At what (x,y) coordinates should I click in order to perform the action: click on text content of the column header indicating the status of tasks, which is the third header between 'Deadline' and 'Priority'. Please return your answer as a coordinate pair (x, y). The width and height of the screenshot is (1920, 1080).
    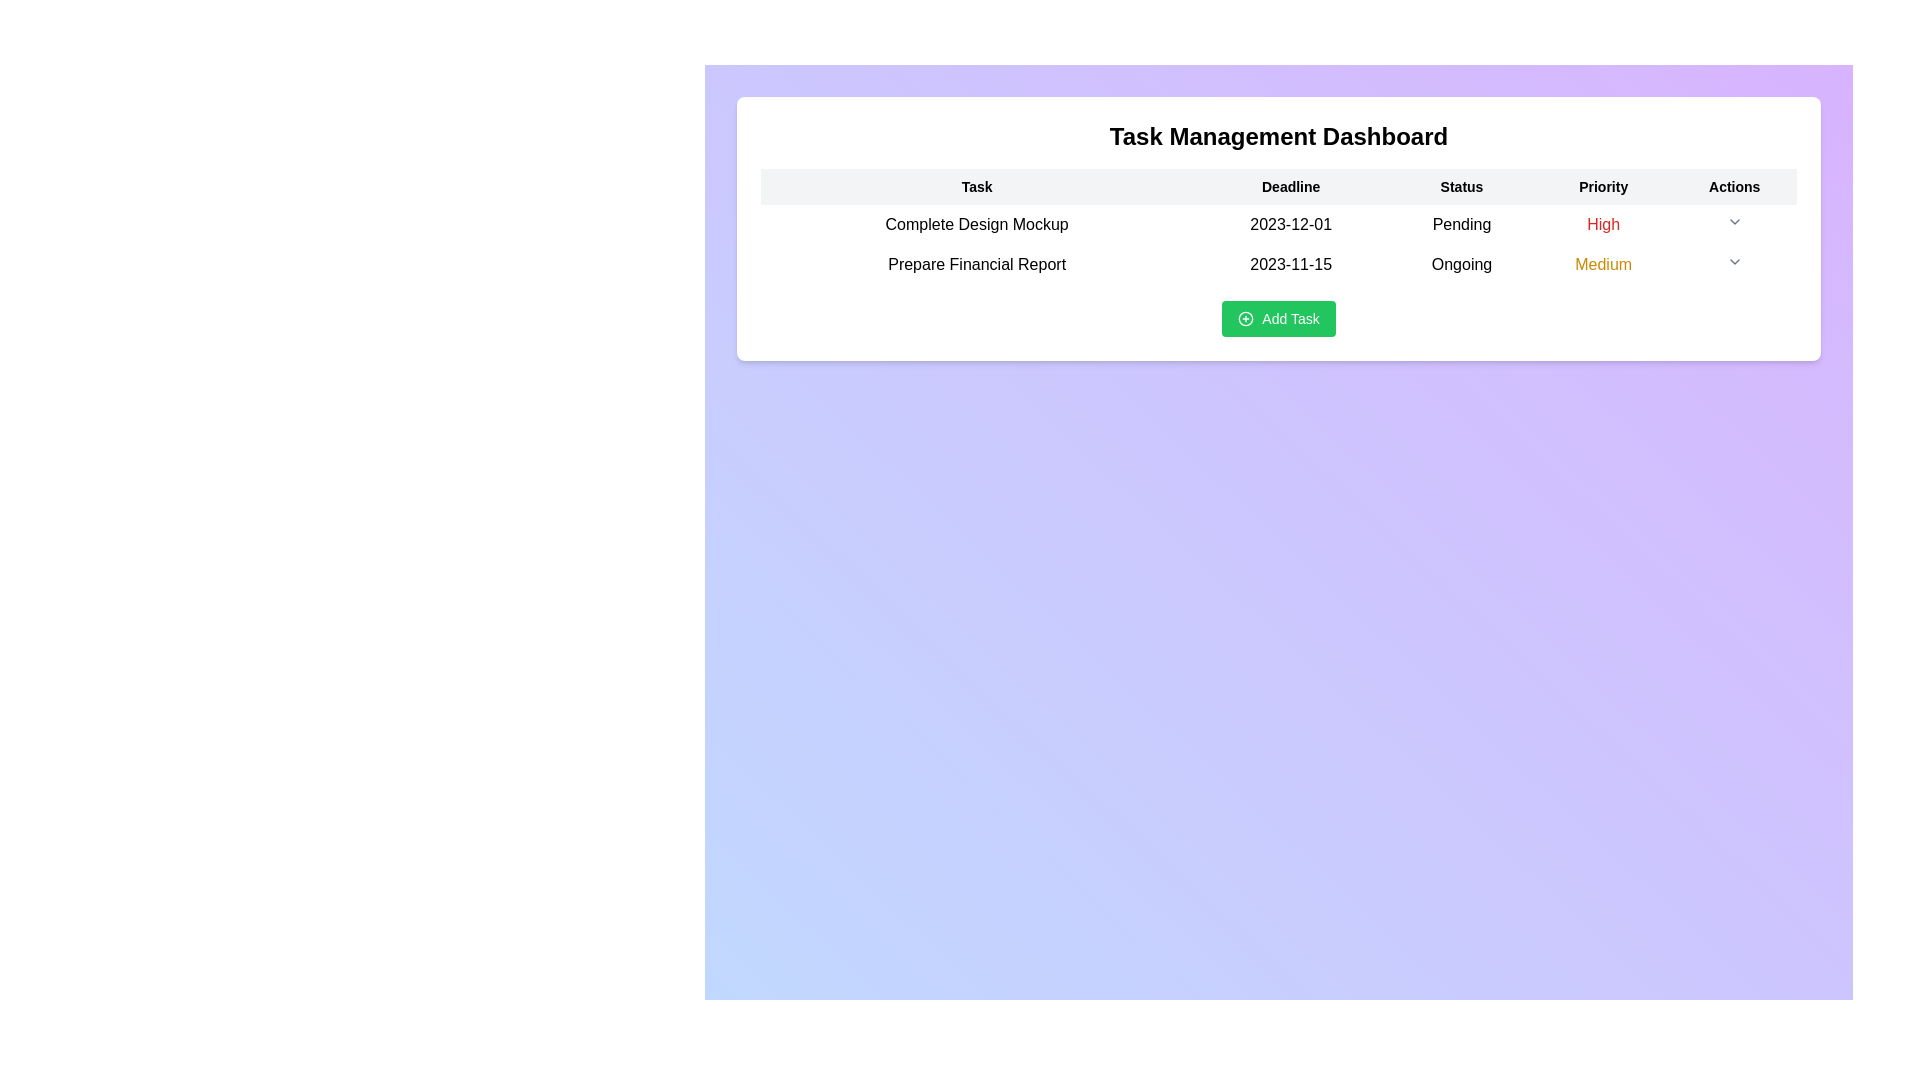
    Looking at the image, I should click on (1462, 186).